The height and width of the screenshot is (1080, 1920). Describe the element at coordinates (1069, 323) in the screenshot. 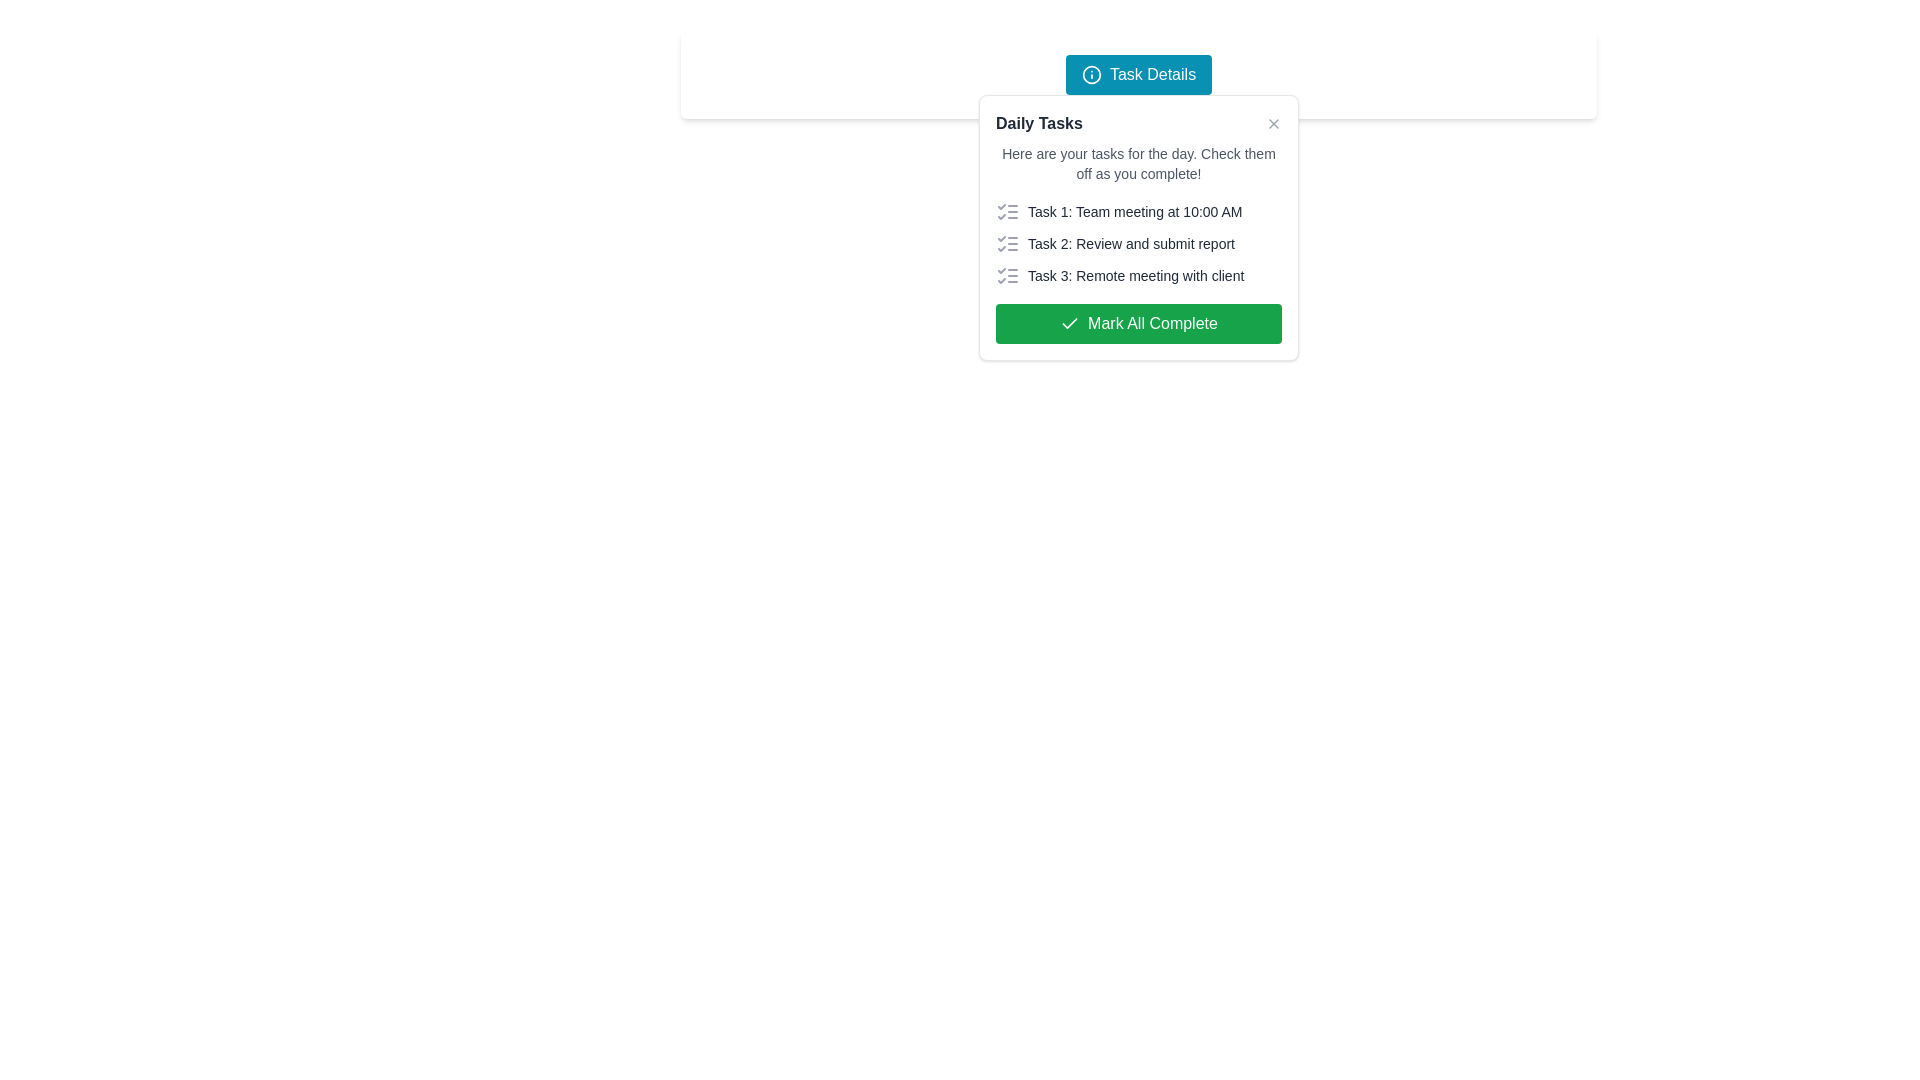

I see `the checkmark icon styled with the class 'lucide lucide-check' located within the green button labeled 'Mark All Complete'` at that location.